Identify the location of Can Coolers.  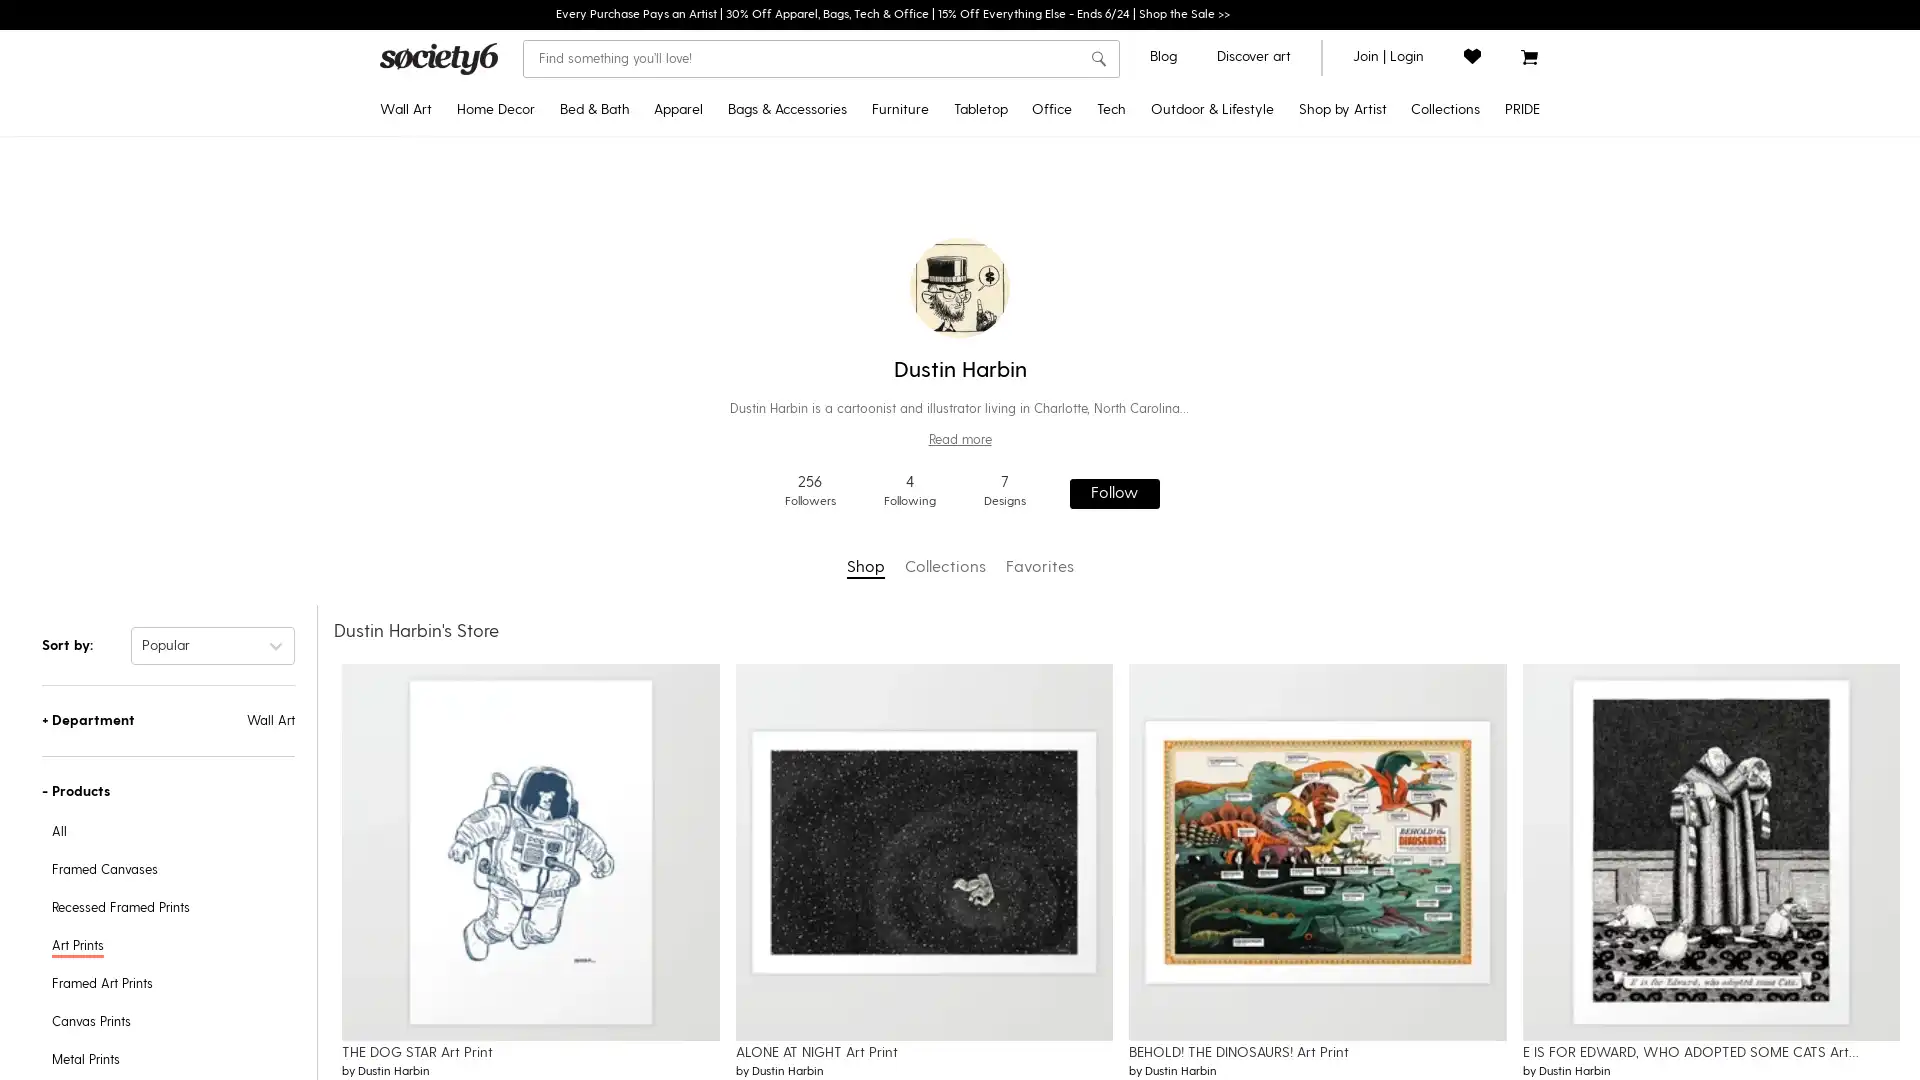
(1238, 418).